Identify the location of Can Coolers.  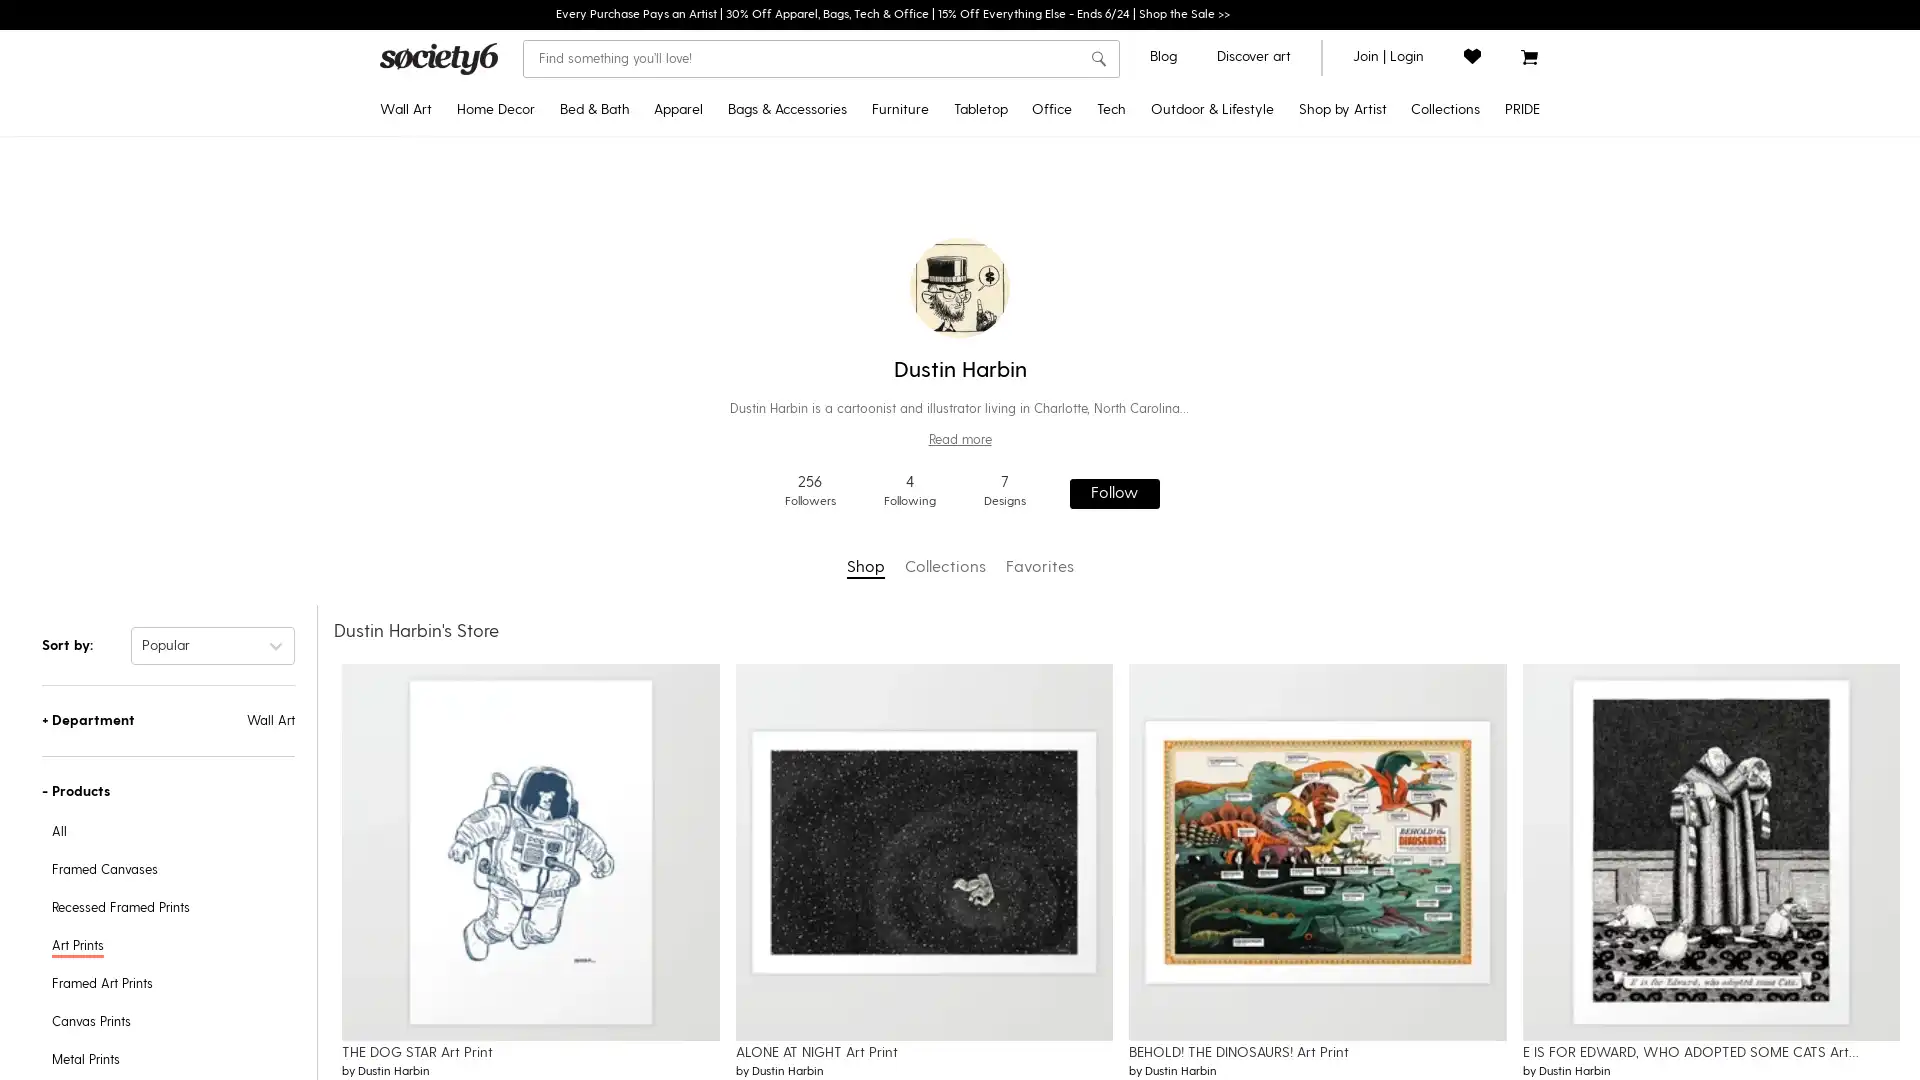
(1238, 418).